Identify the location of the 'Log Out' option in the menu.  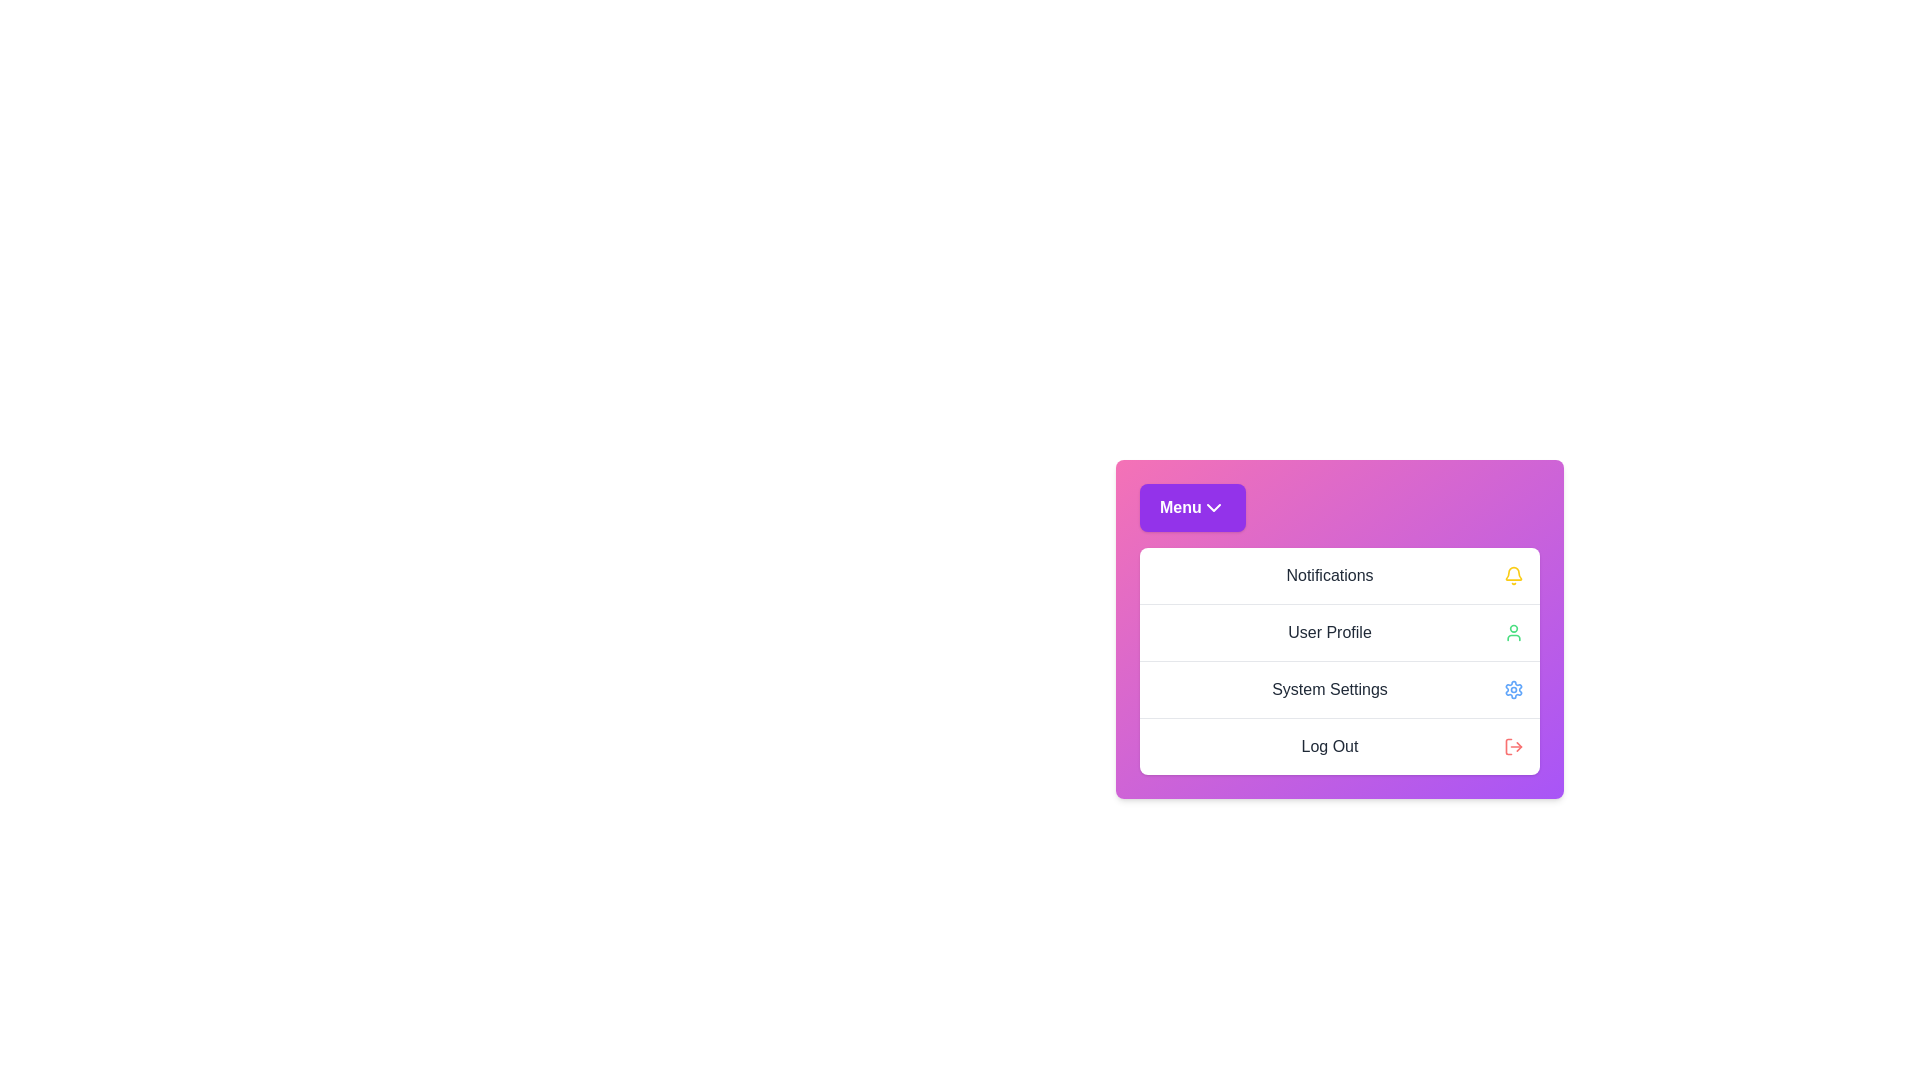
(1339, 746).